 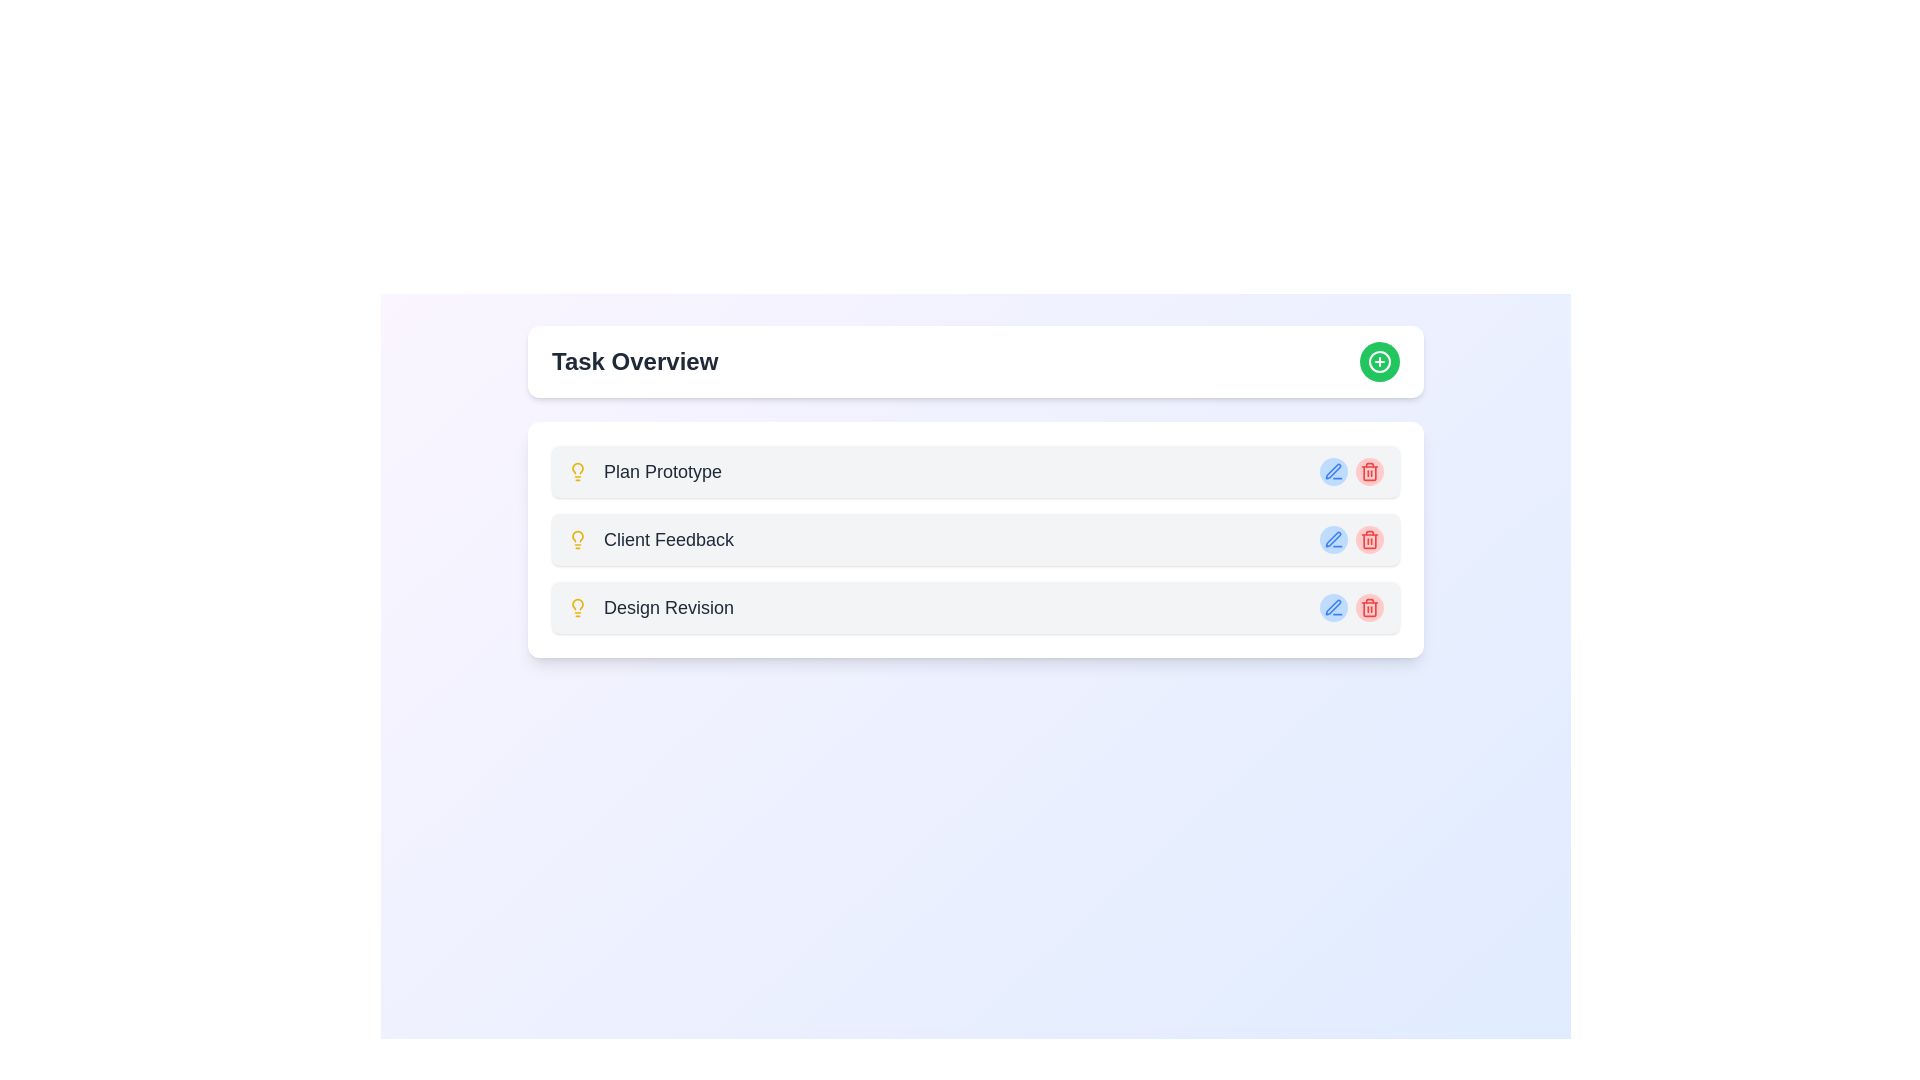 I want to click on the trash can icon, which is a red delete button located at the far right of a task overview list, to initiate the delete function, so click(x=1368, y=608).